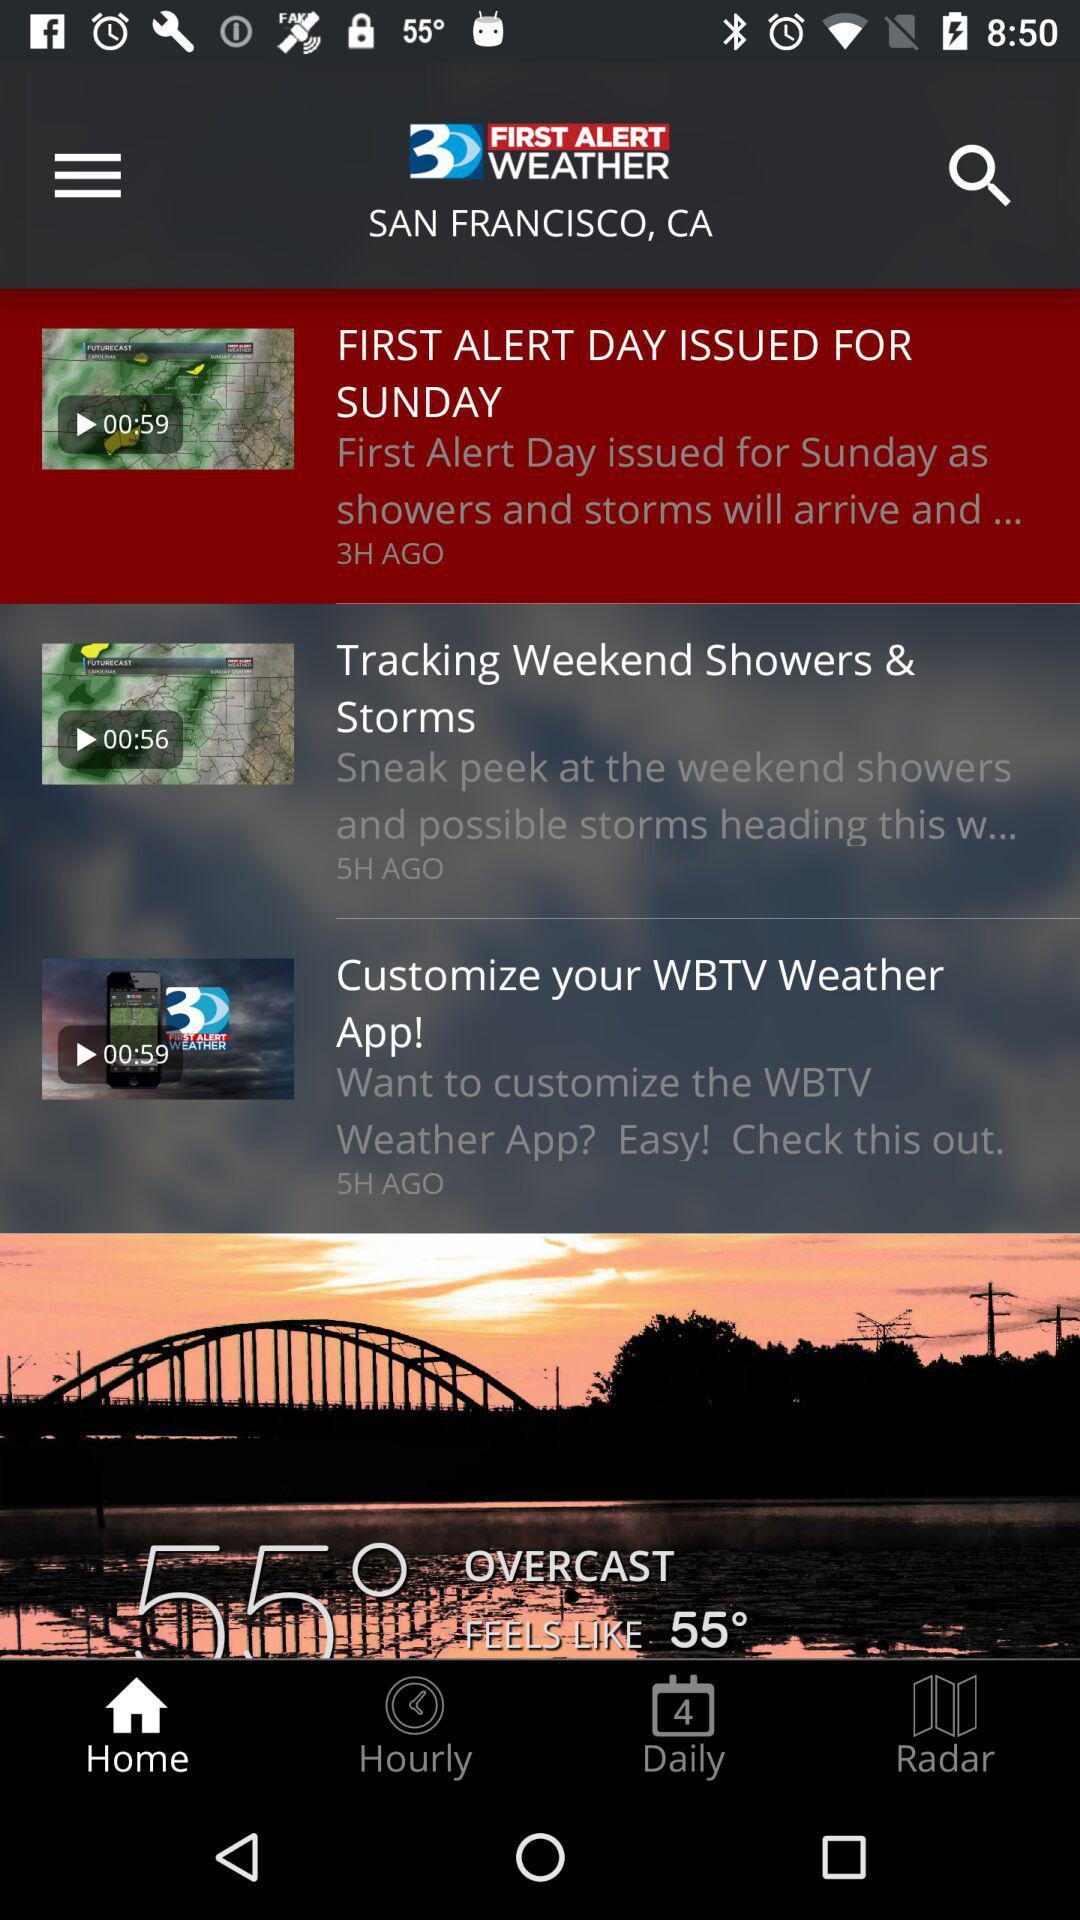 This screenshot has width=1080, height=1920. I want to click on icon to the left of daily item, so click(413, 1726).